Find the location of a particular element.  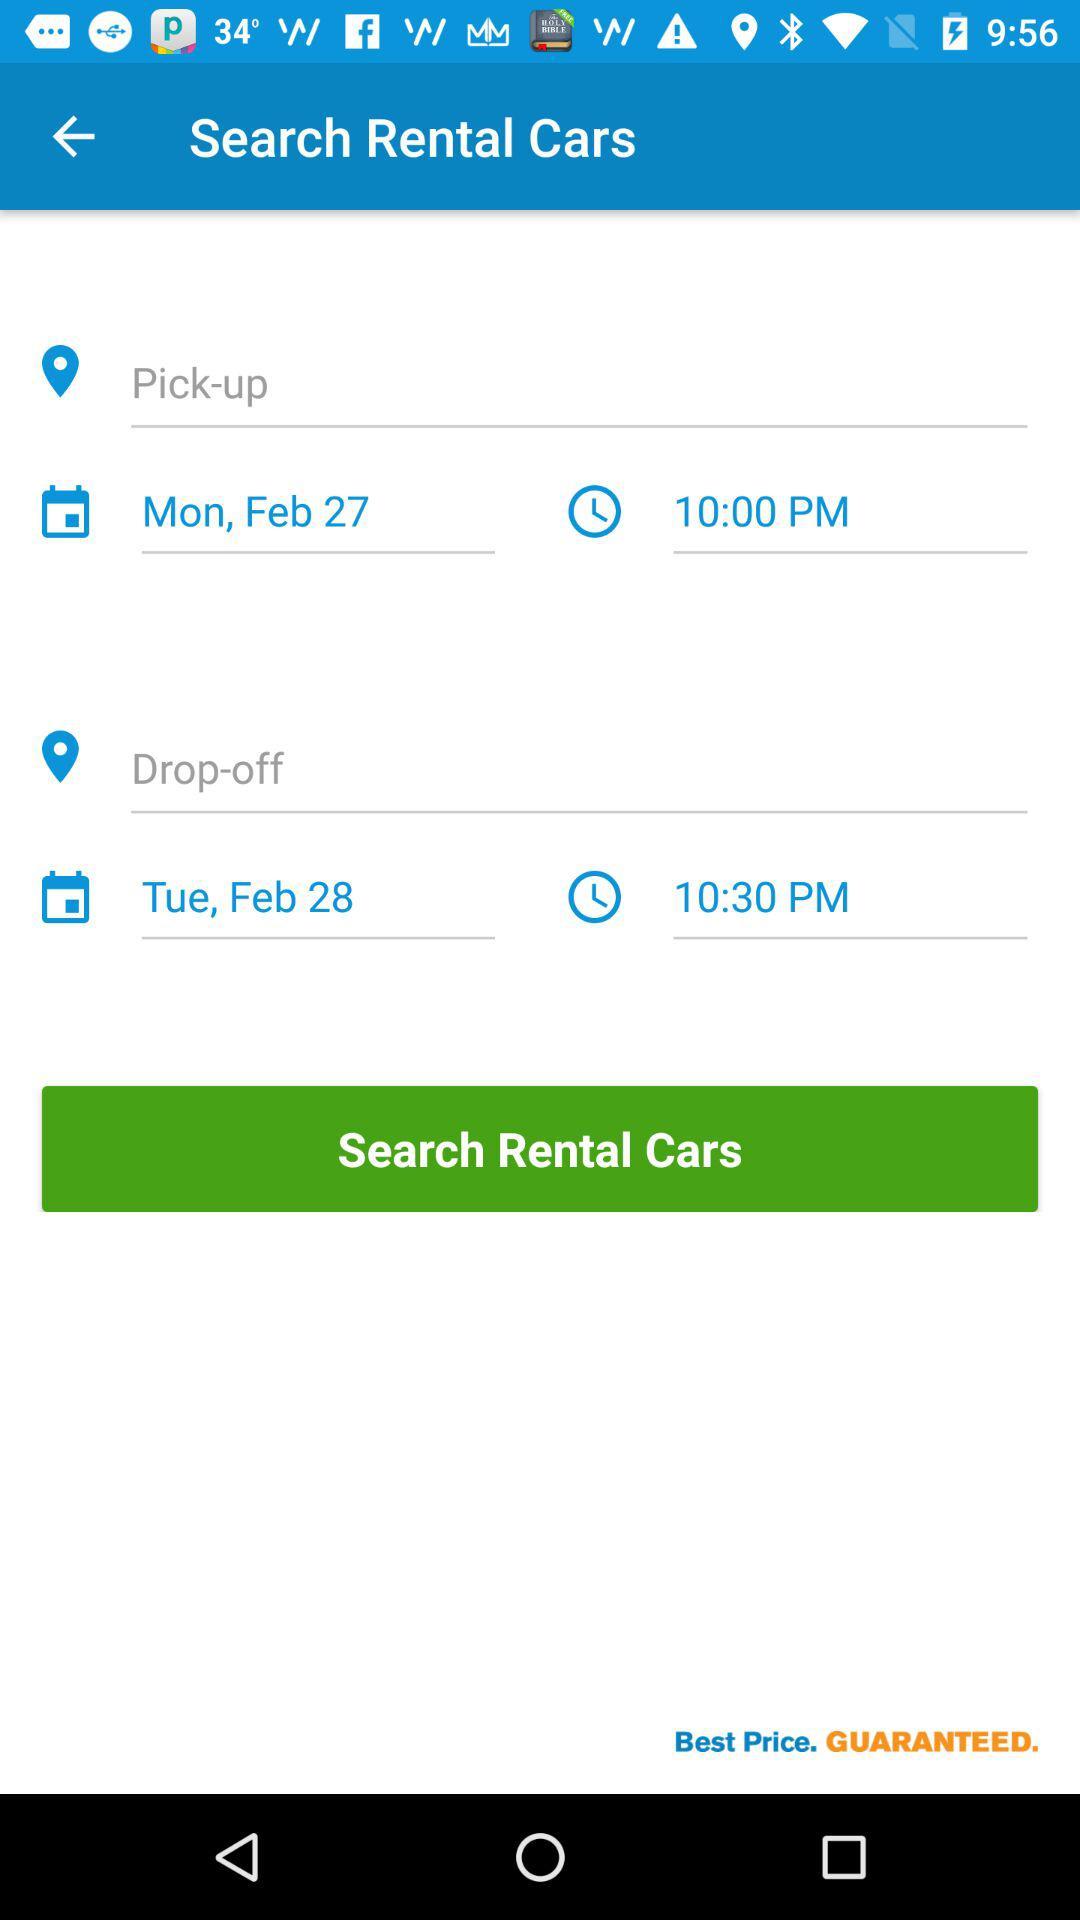

the search rental cars button on the page is located at coordinates (540, 1148).